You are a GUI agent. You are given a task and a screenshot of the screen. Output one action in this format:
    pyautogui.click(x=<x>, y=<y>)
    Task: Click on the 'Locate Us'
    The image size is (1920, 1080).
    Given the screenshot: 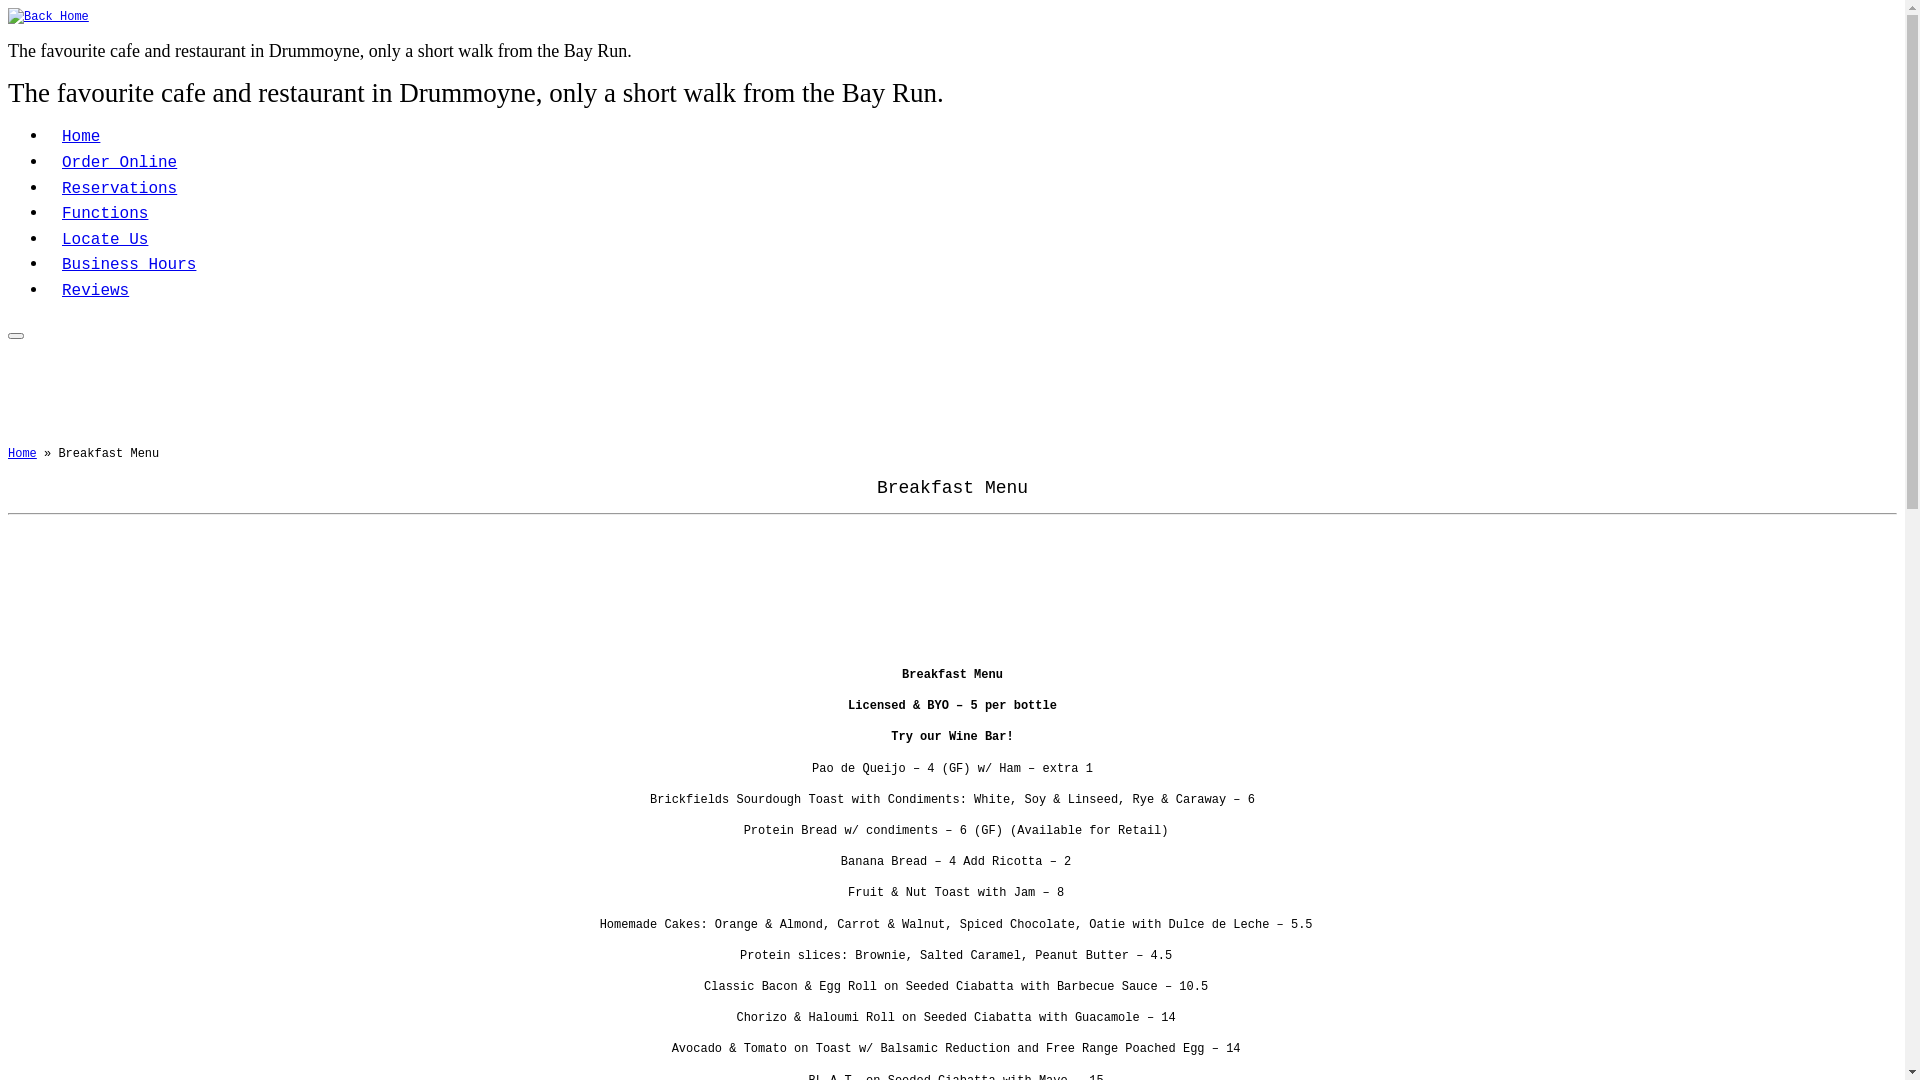 What is the action you would take?
    pyautogui.click(x=48, y=238)
    